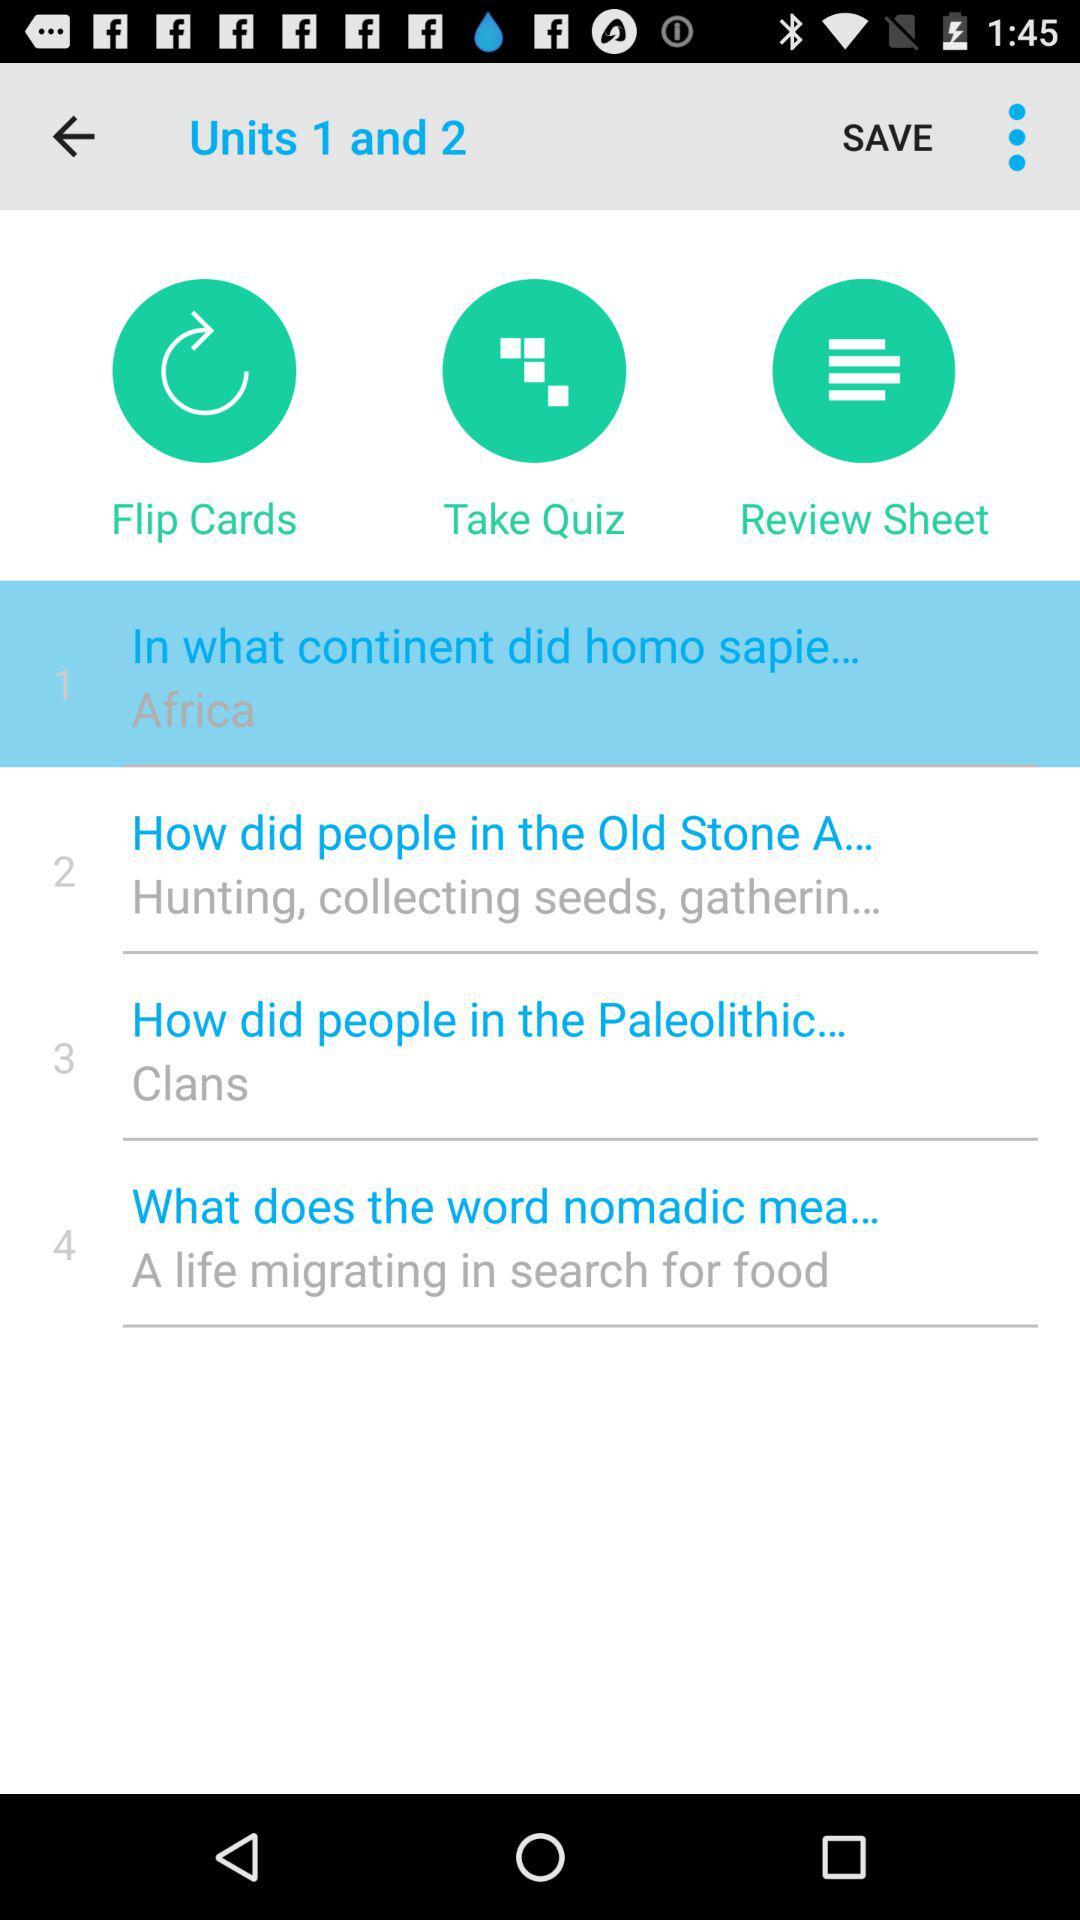  I want to click on review sheet, so click(863, 517).